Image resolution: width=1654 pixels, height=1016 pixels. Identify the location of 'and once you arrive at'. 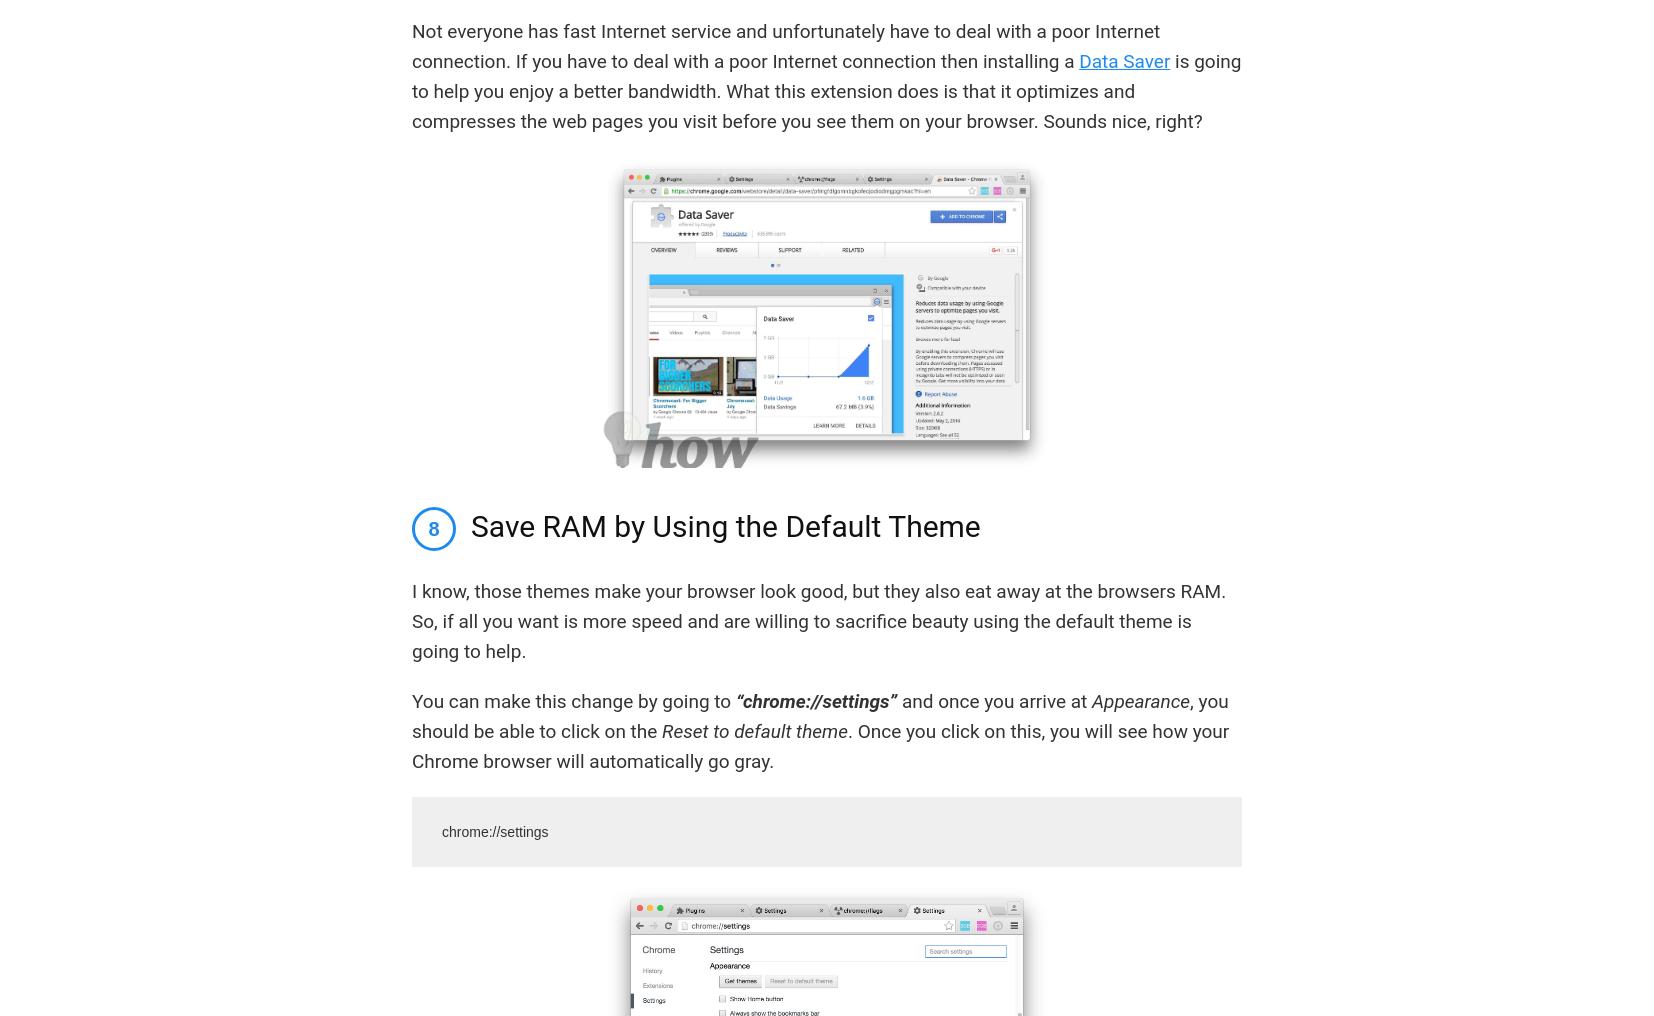
(993, 701).